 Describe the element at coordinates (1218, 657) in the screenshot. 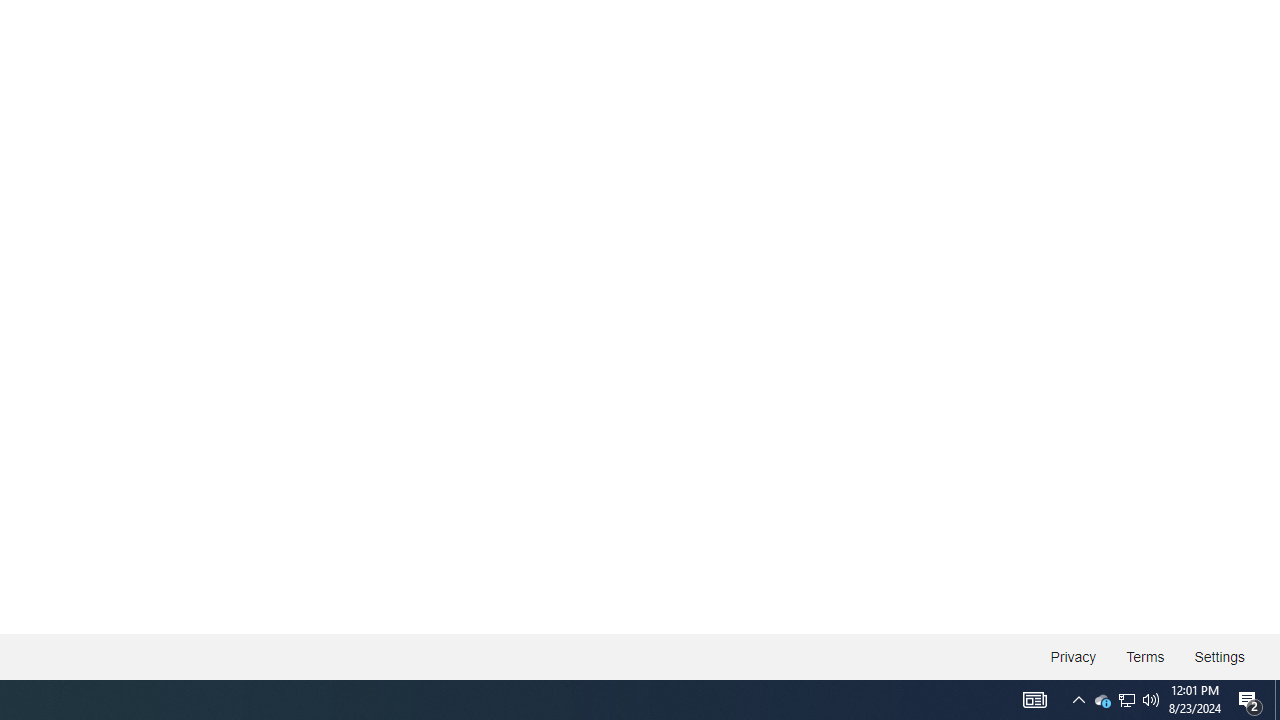

I see `'Settings'` at that location.